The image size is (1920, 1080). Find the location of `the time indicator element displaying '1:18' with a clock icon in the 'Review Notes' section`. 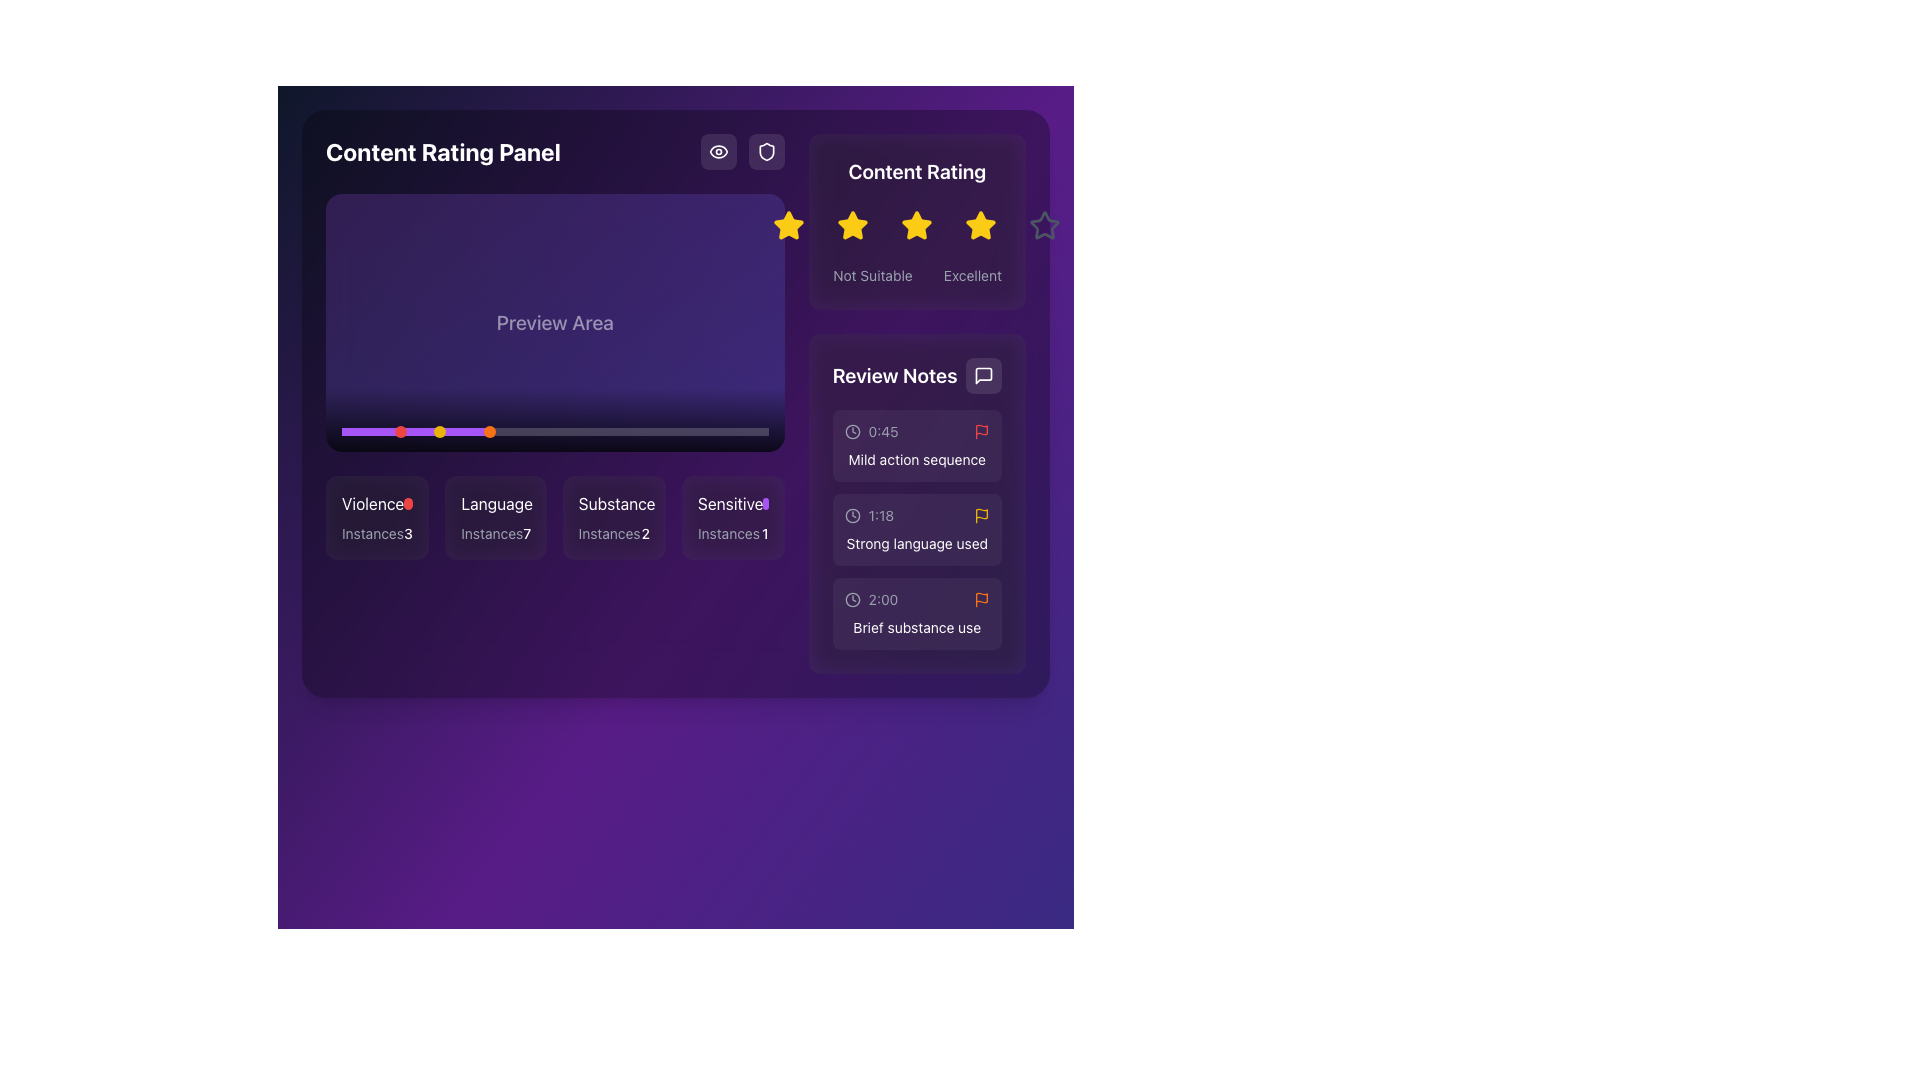

the time indicator element displaying '1:18' with a clock icon in the 'Review Notes' section is located at coordinates (869, 515).